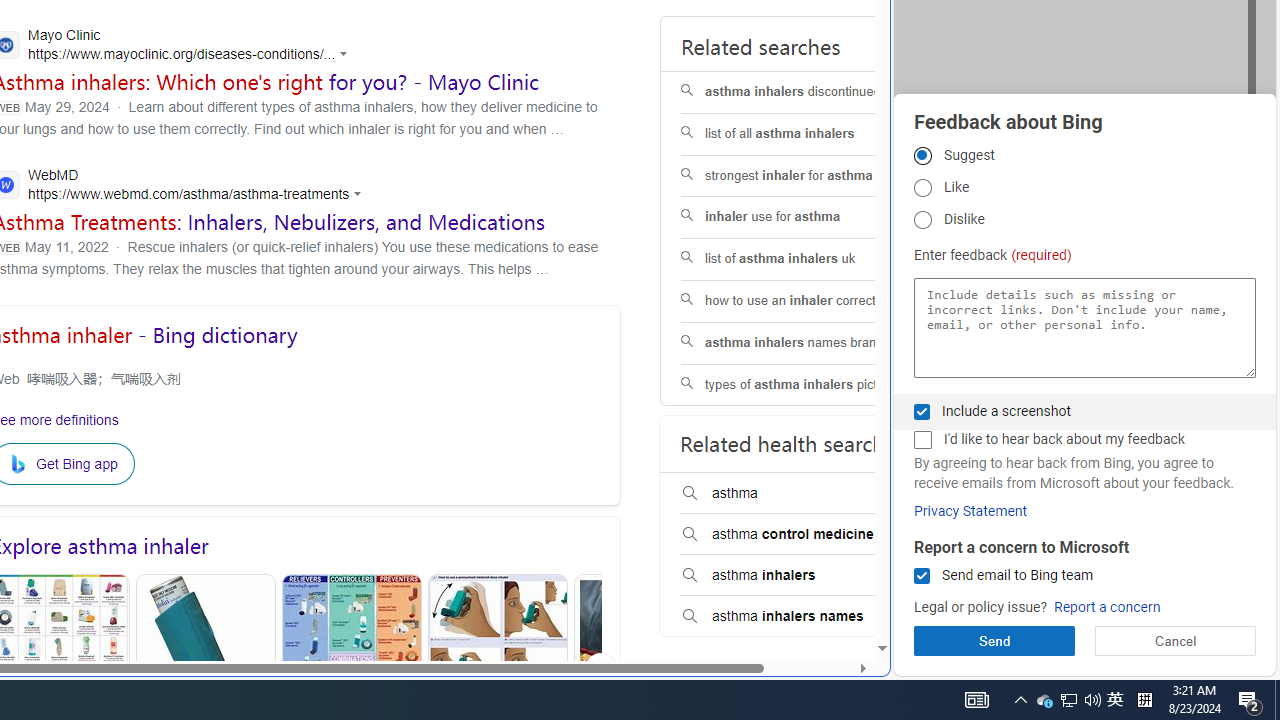 This screenshot has height=720, width=1280. What do you see at coordinates (807, 493) in the screenshot?
I see `'asthma'` at bounding box center [807, 493].